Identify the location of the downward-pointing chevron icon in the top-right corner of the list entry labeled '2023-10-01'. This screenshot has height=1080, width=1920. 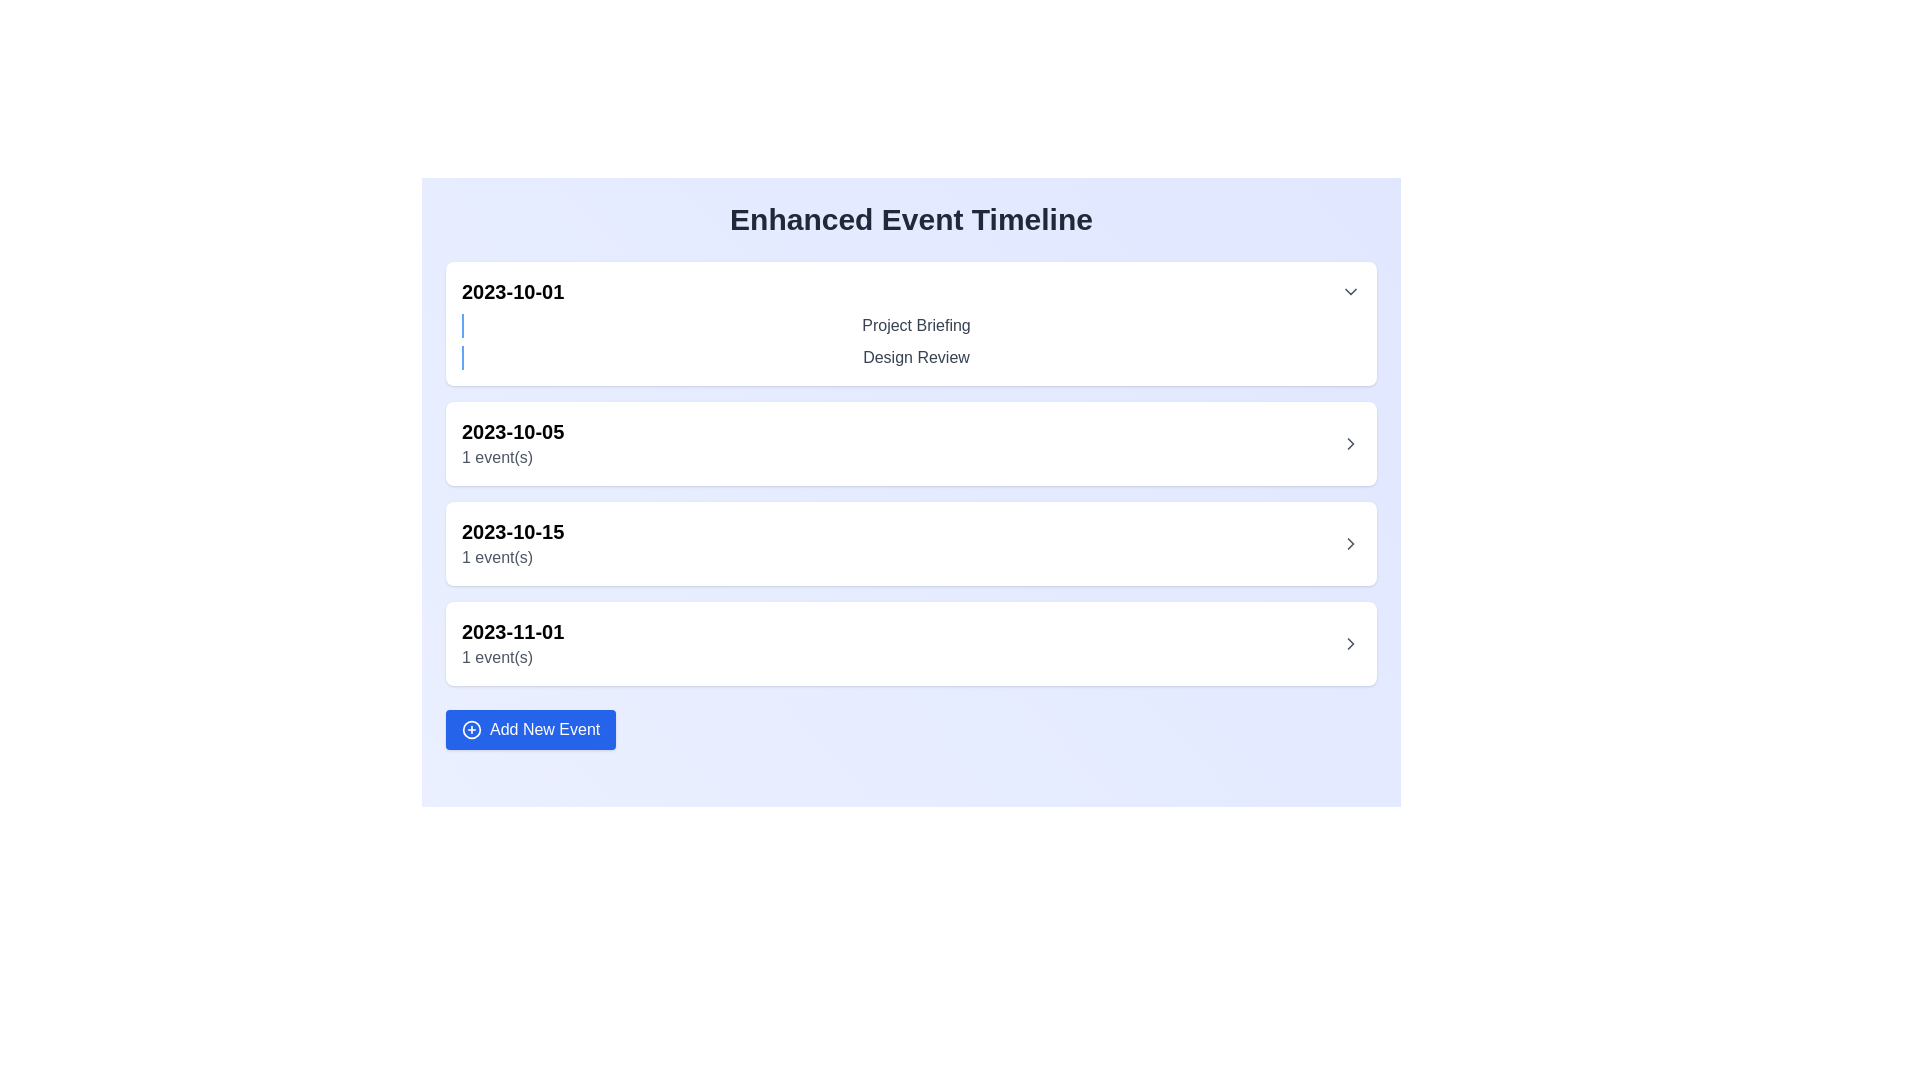
(1350, 292).